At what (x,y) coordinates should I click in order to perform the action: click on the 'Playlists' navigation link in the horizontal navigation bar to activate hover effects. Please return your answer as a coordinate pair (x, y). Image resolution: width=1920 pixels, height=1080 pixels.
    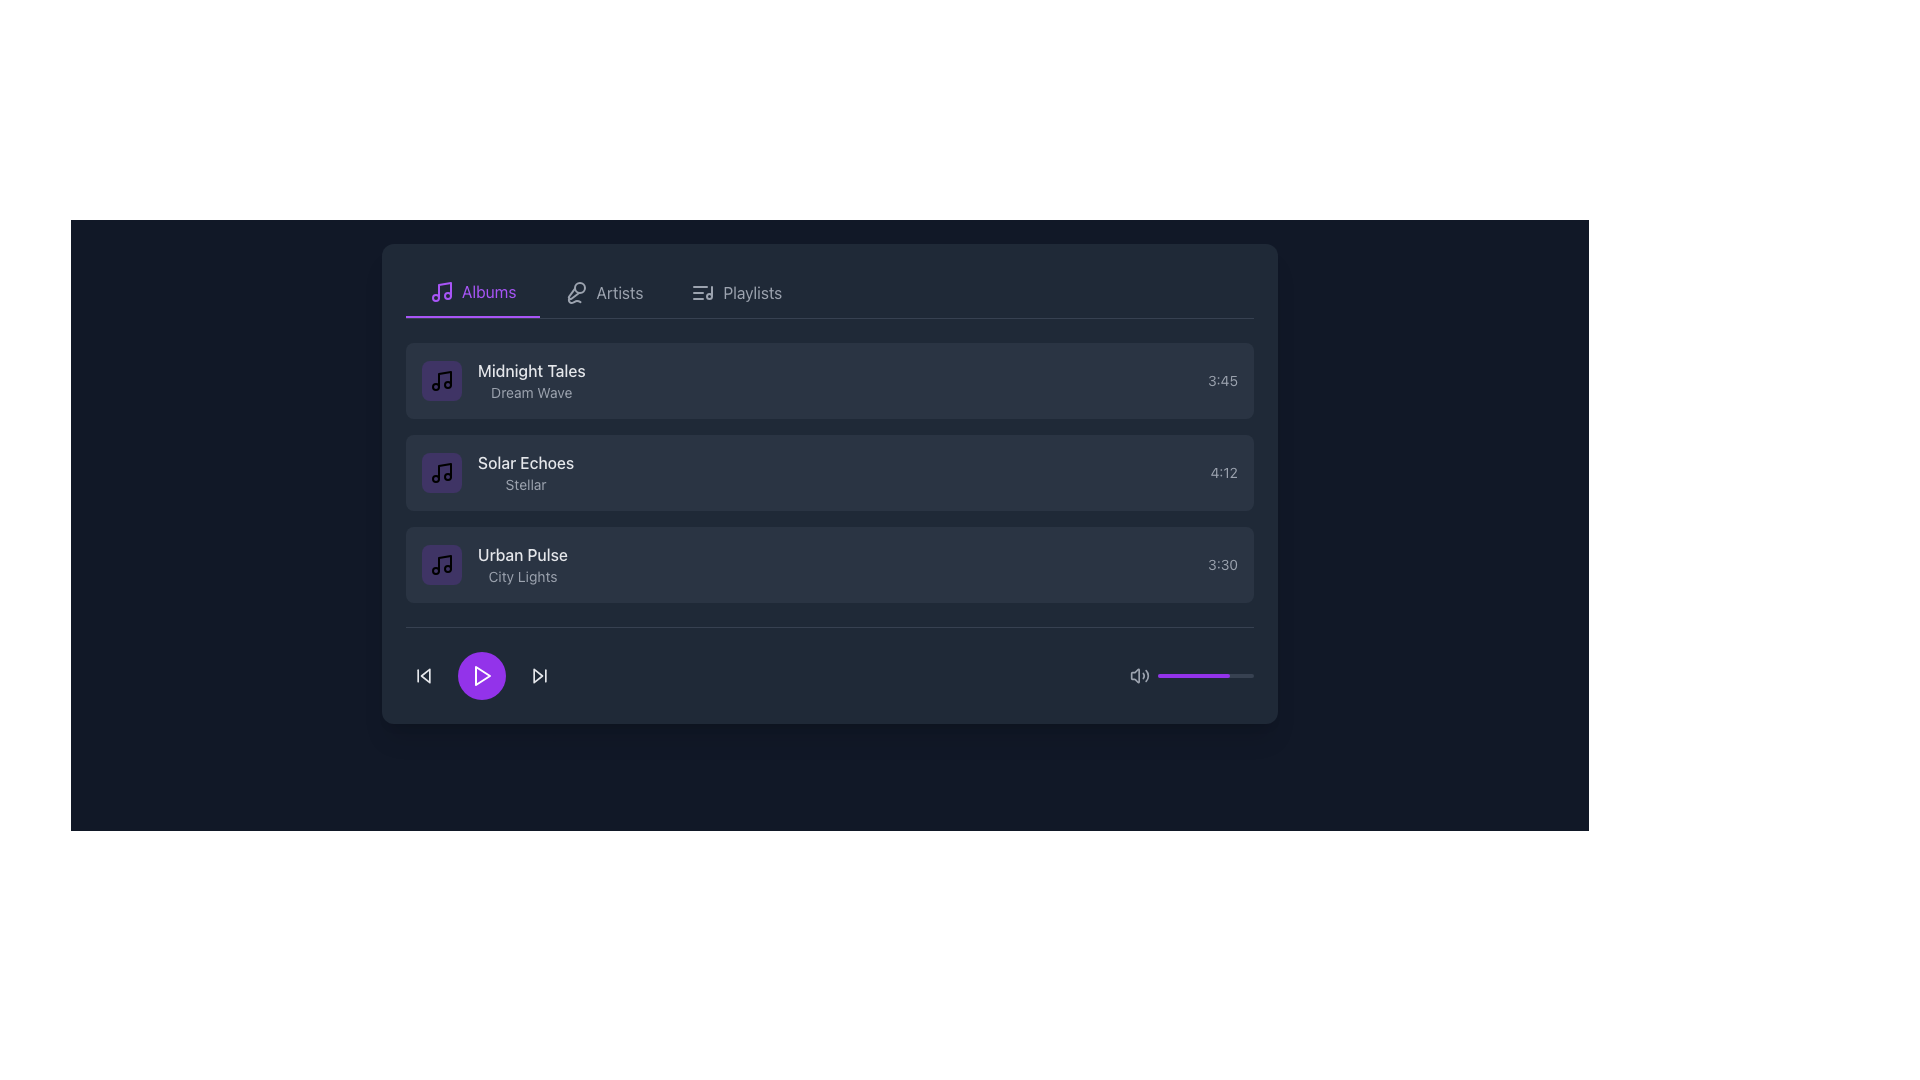
    Looking at the image, I should click on (751, 293).